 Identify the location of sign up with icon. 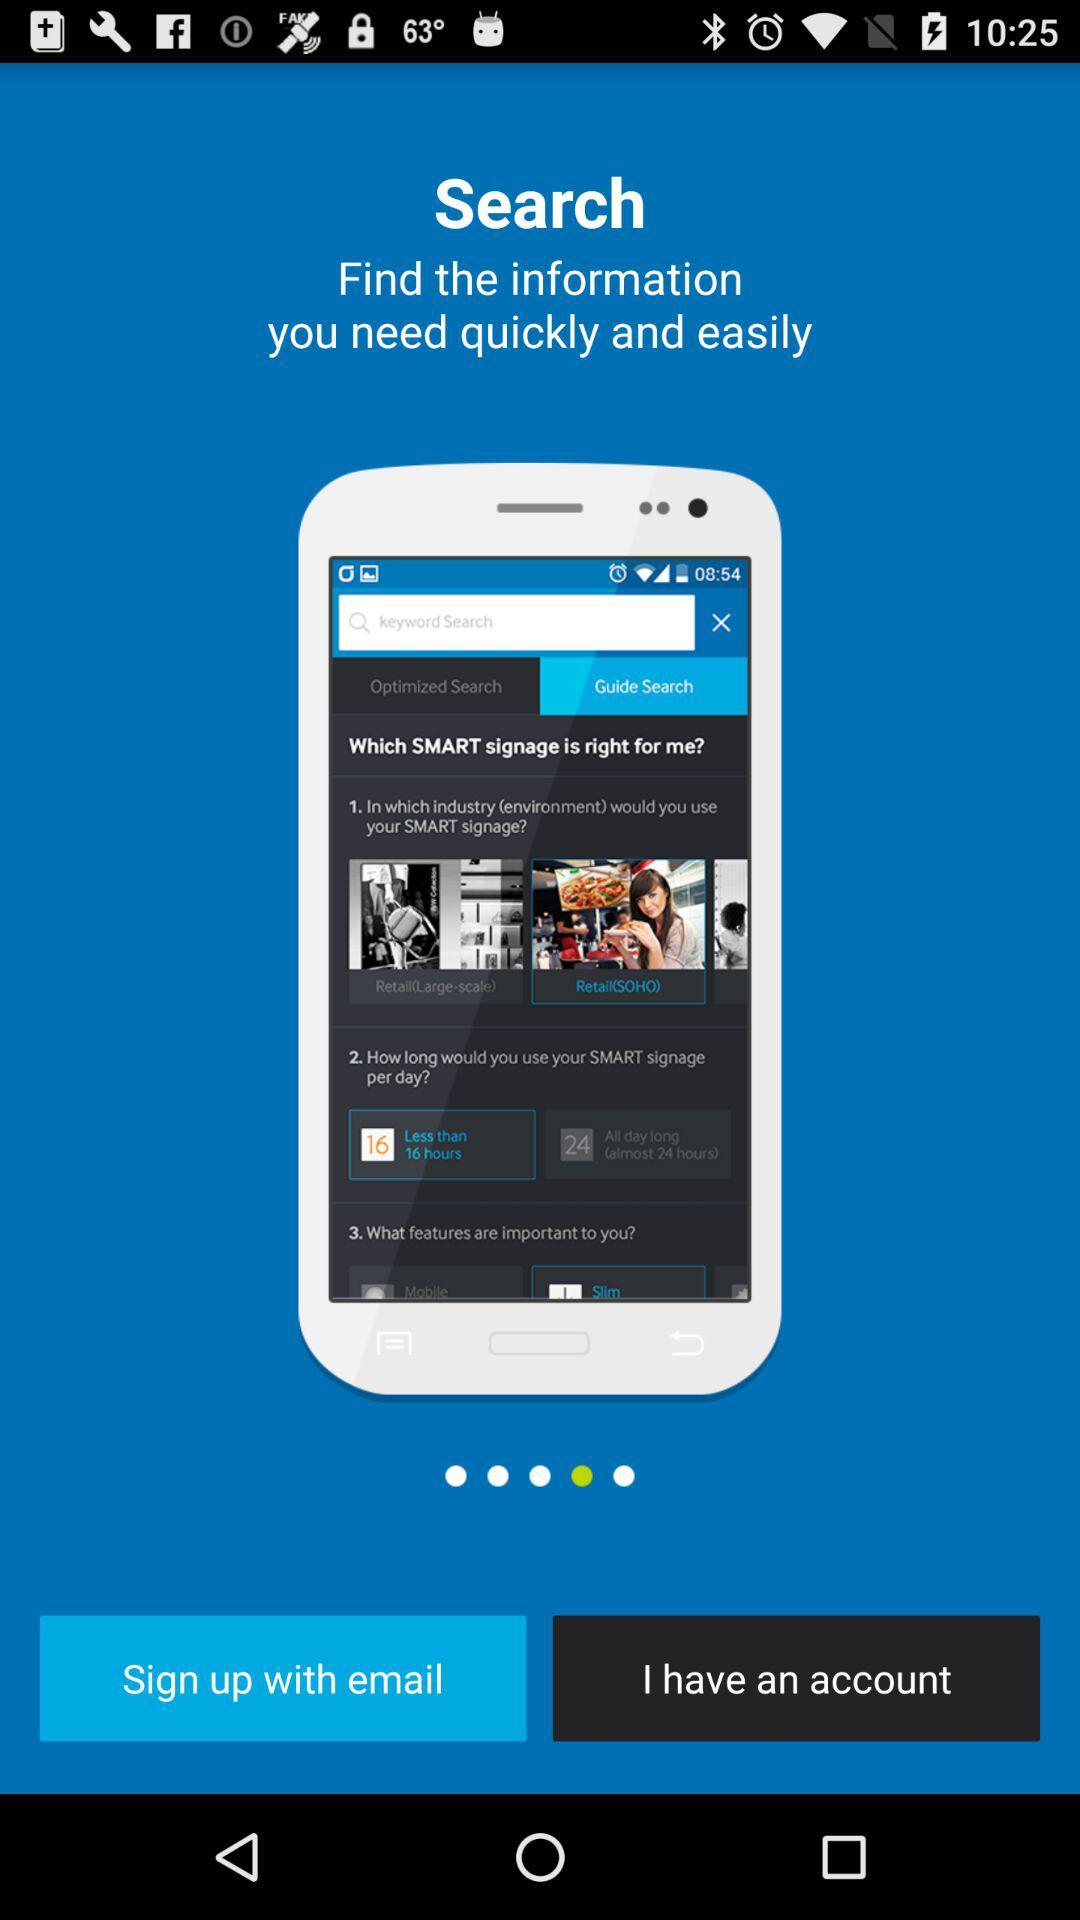
(283, 1678).